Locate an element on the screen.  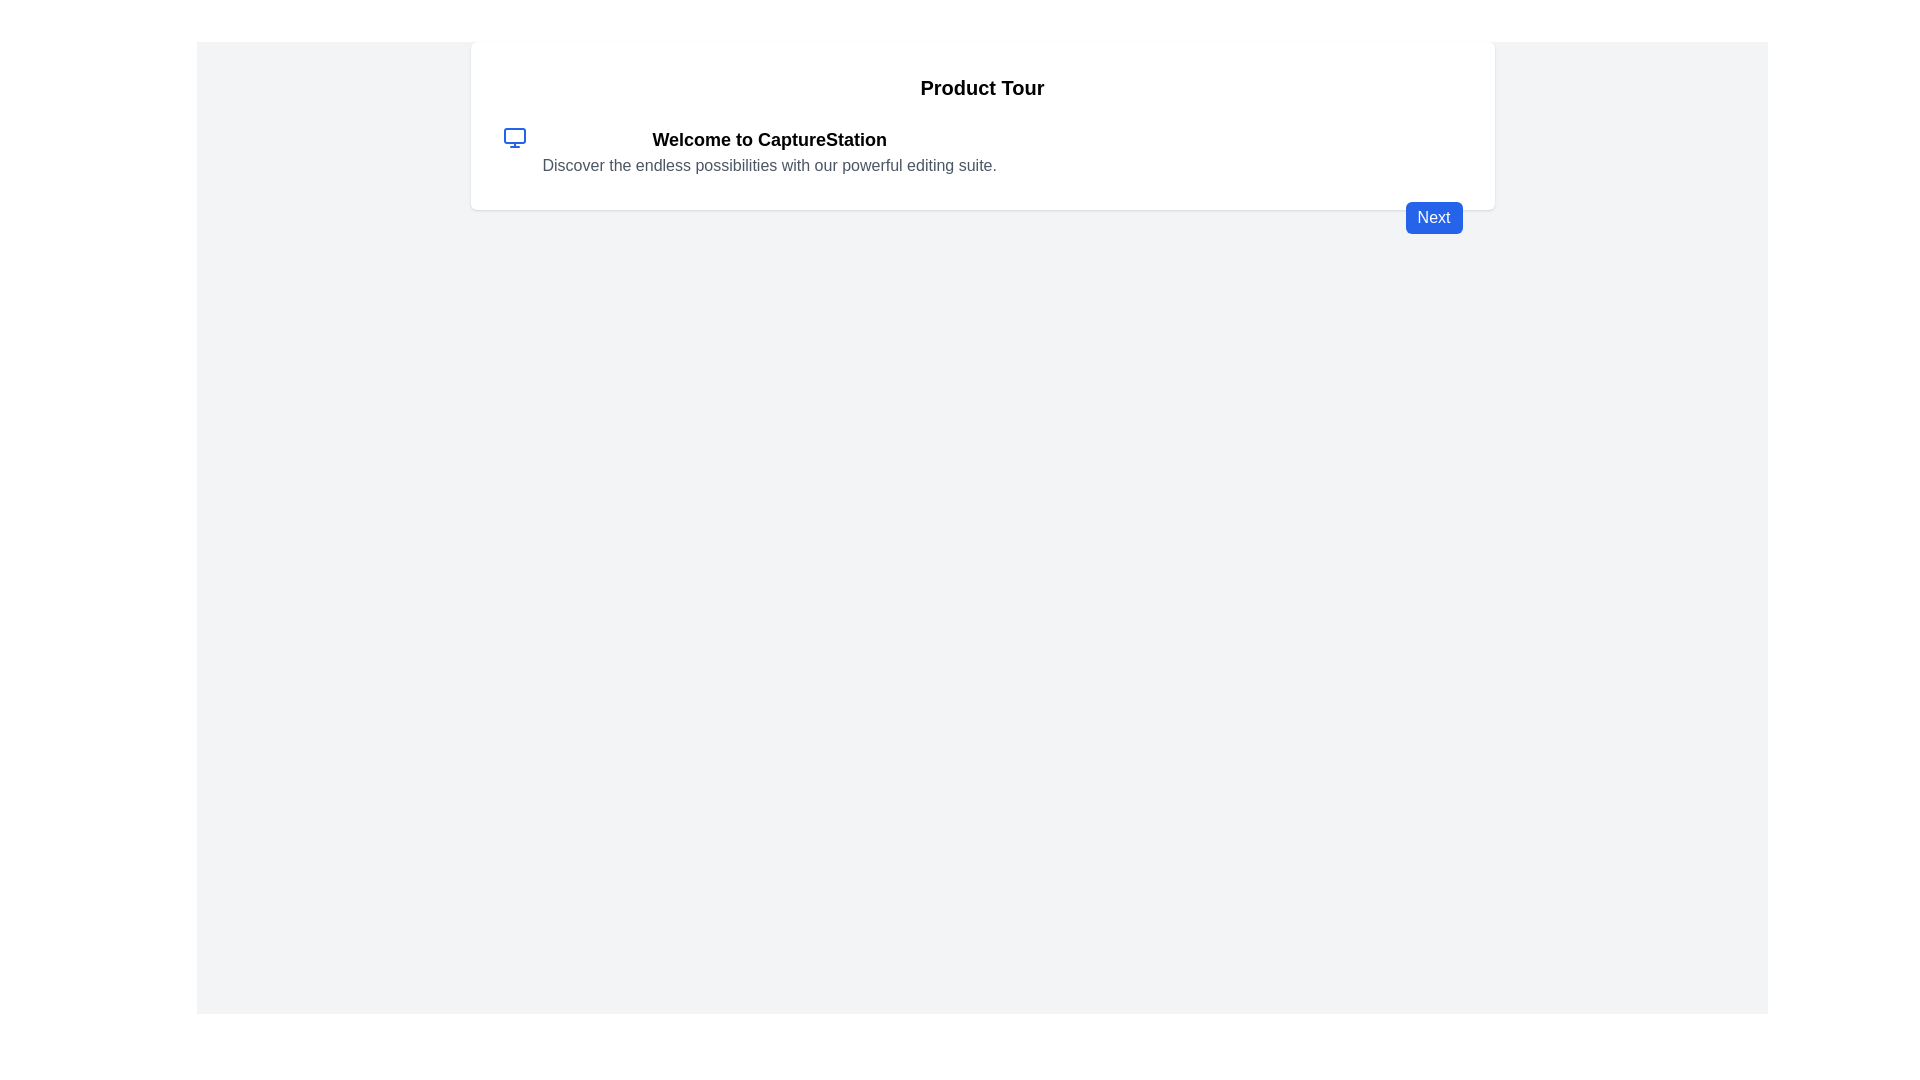
the header text display for 'CaptureStation', which is located at the top center of the interface within a white card is located at coordinates (768, 138).